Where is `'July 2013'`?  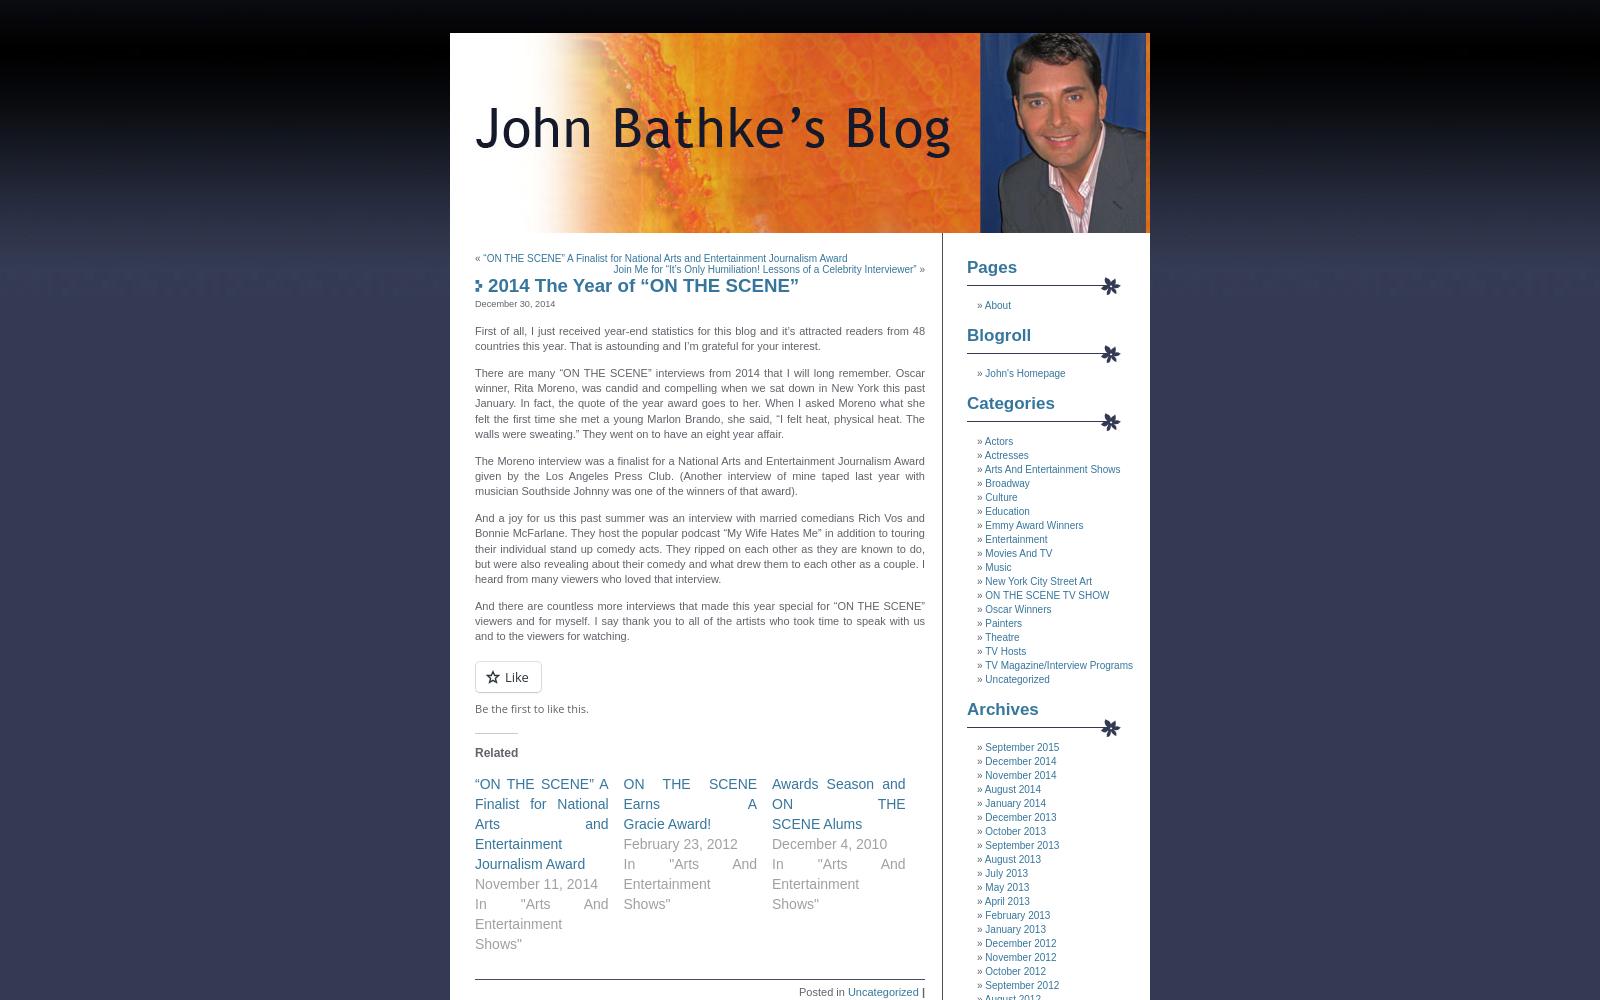
'July 2013' is located at coordinates (1006, 872).